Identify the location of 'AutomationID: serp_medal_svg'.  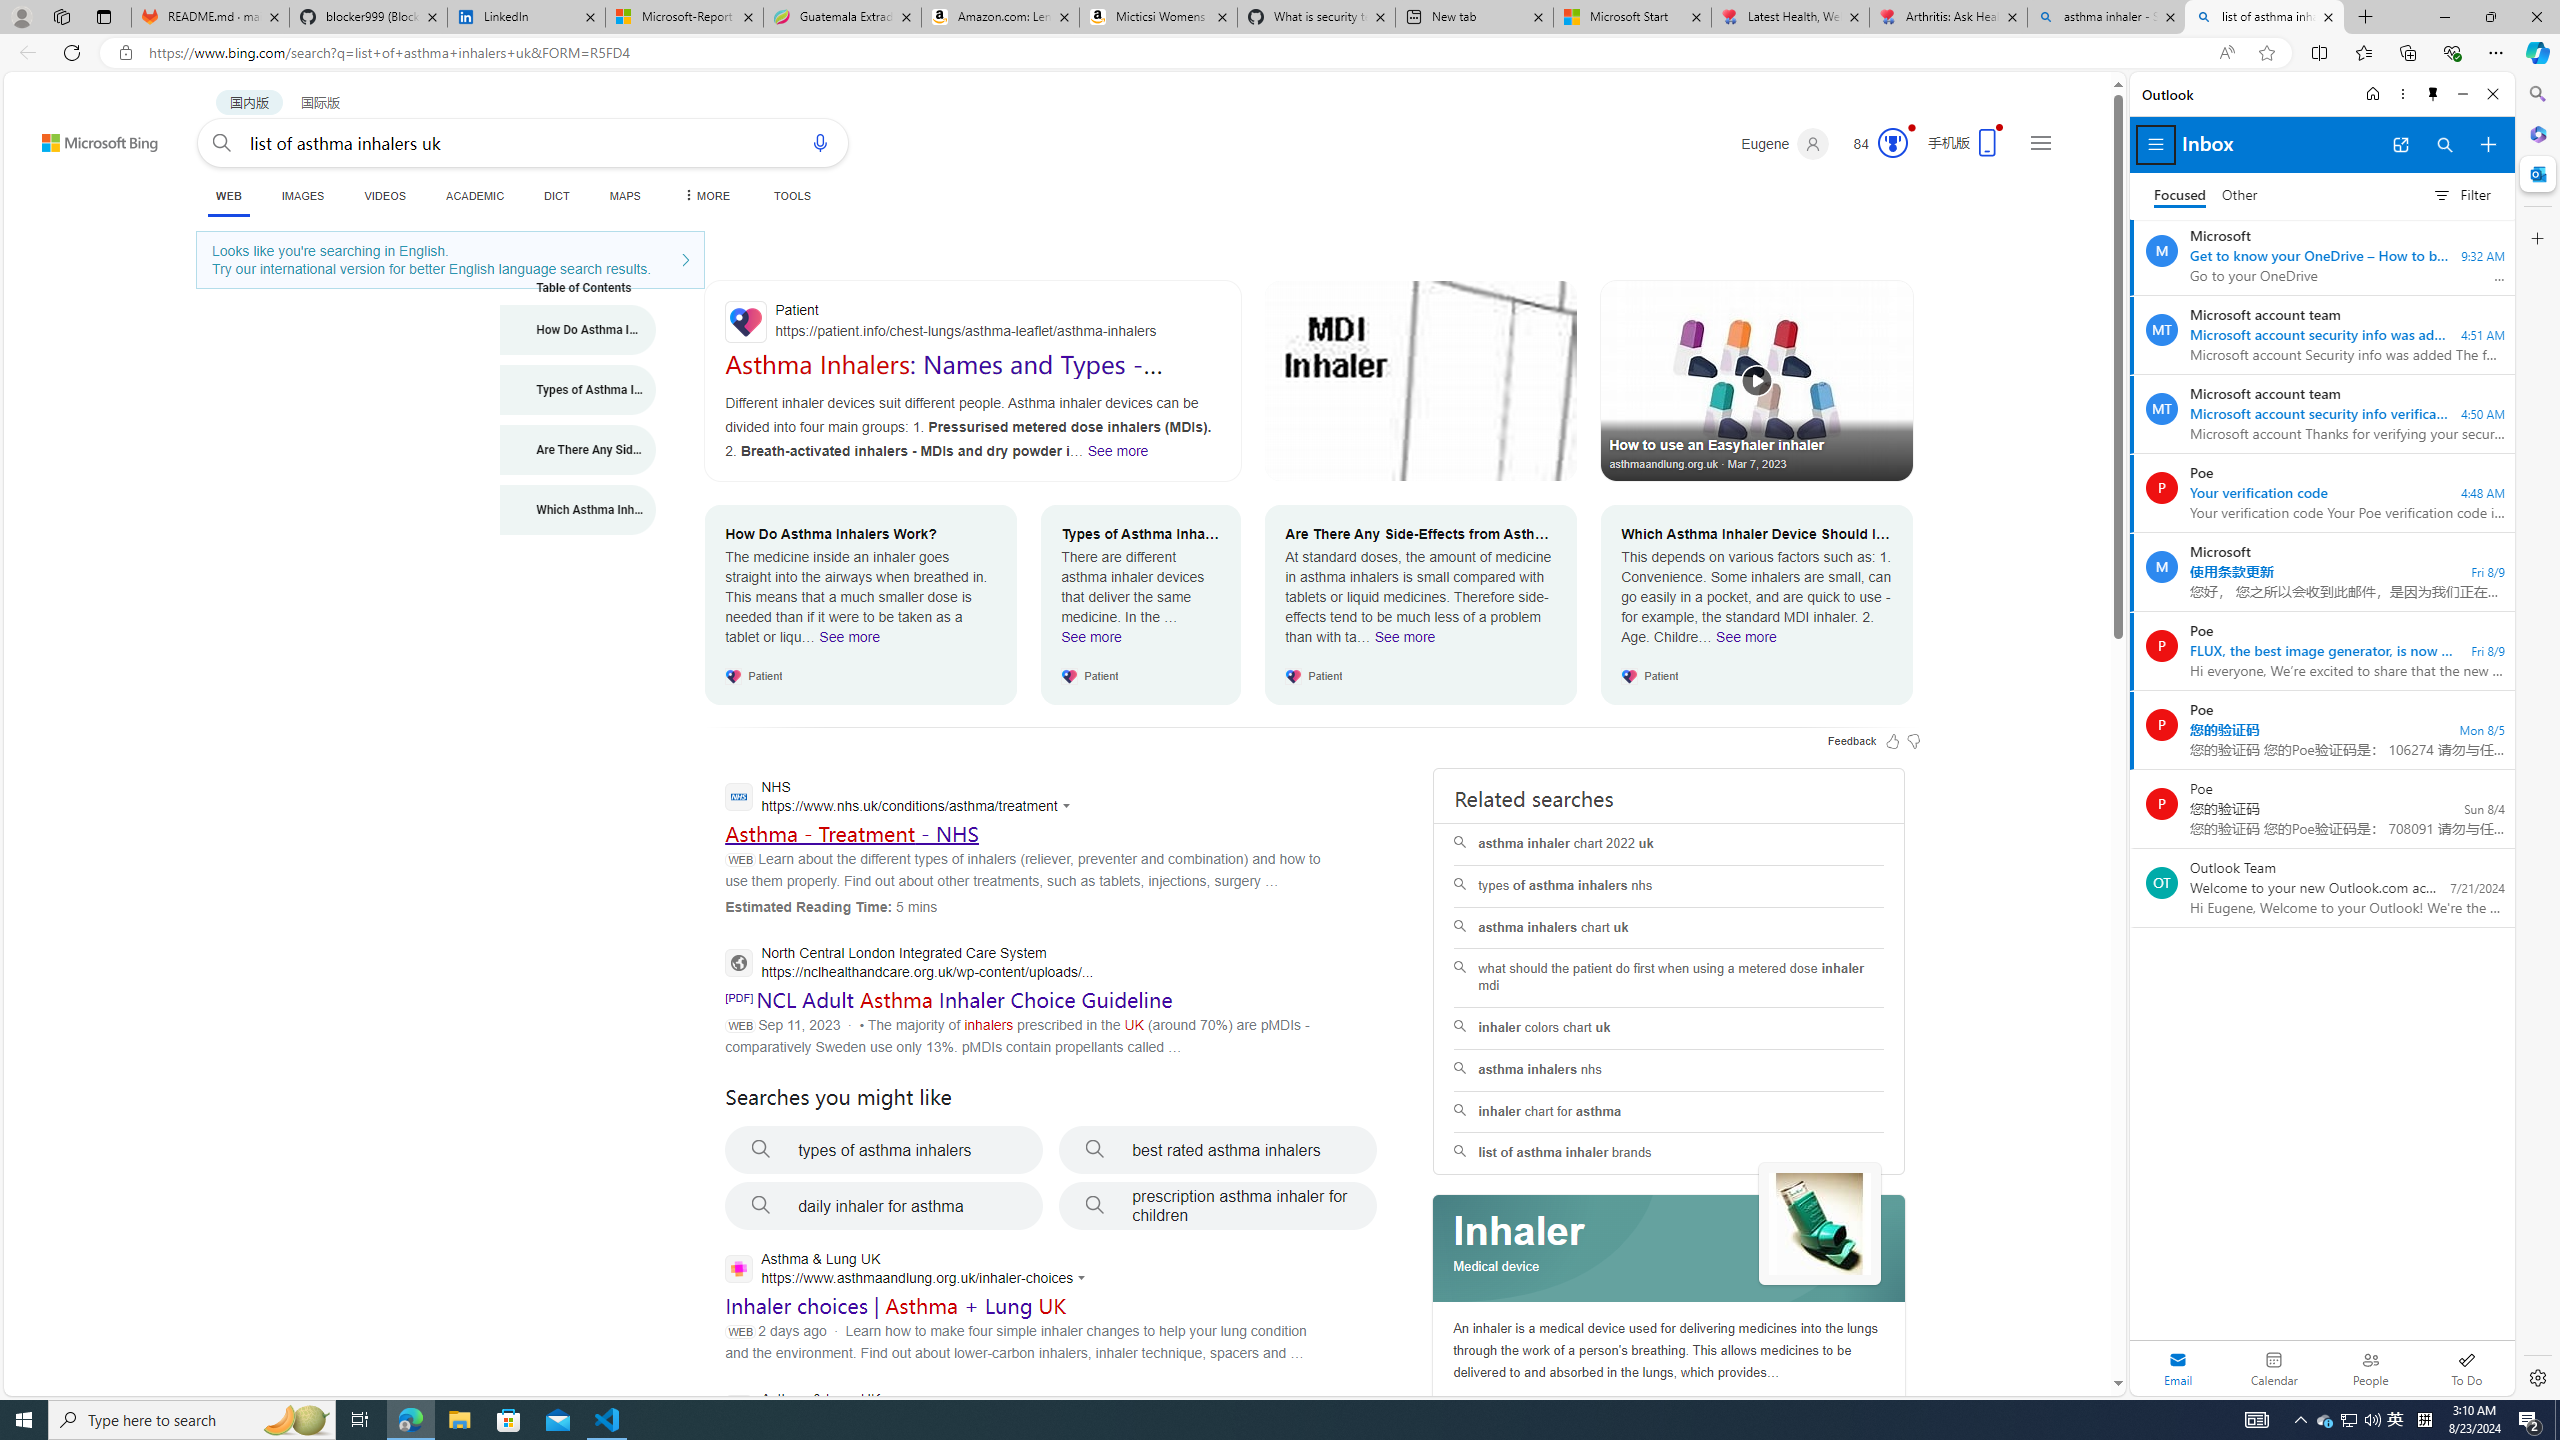
(1892, 141).